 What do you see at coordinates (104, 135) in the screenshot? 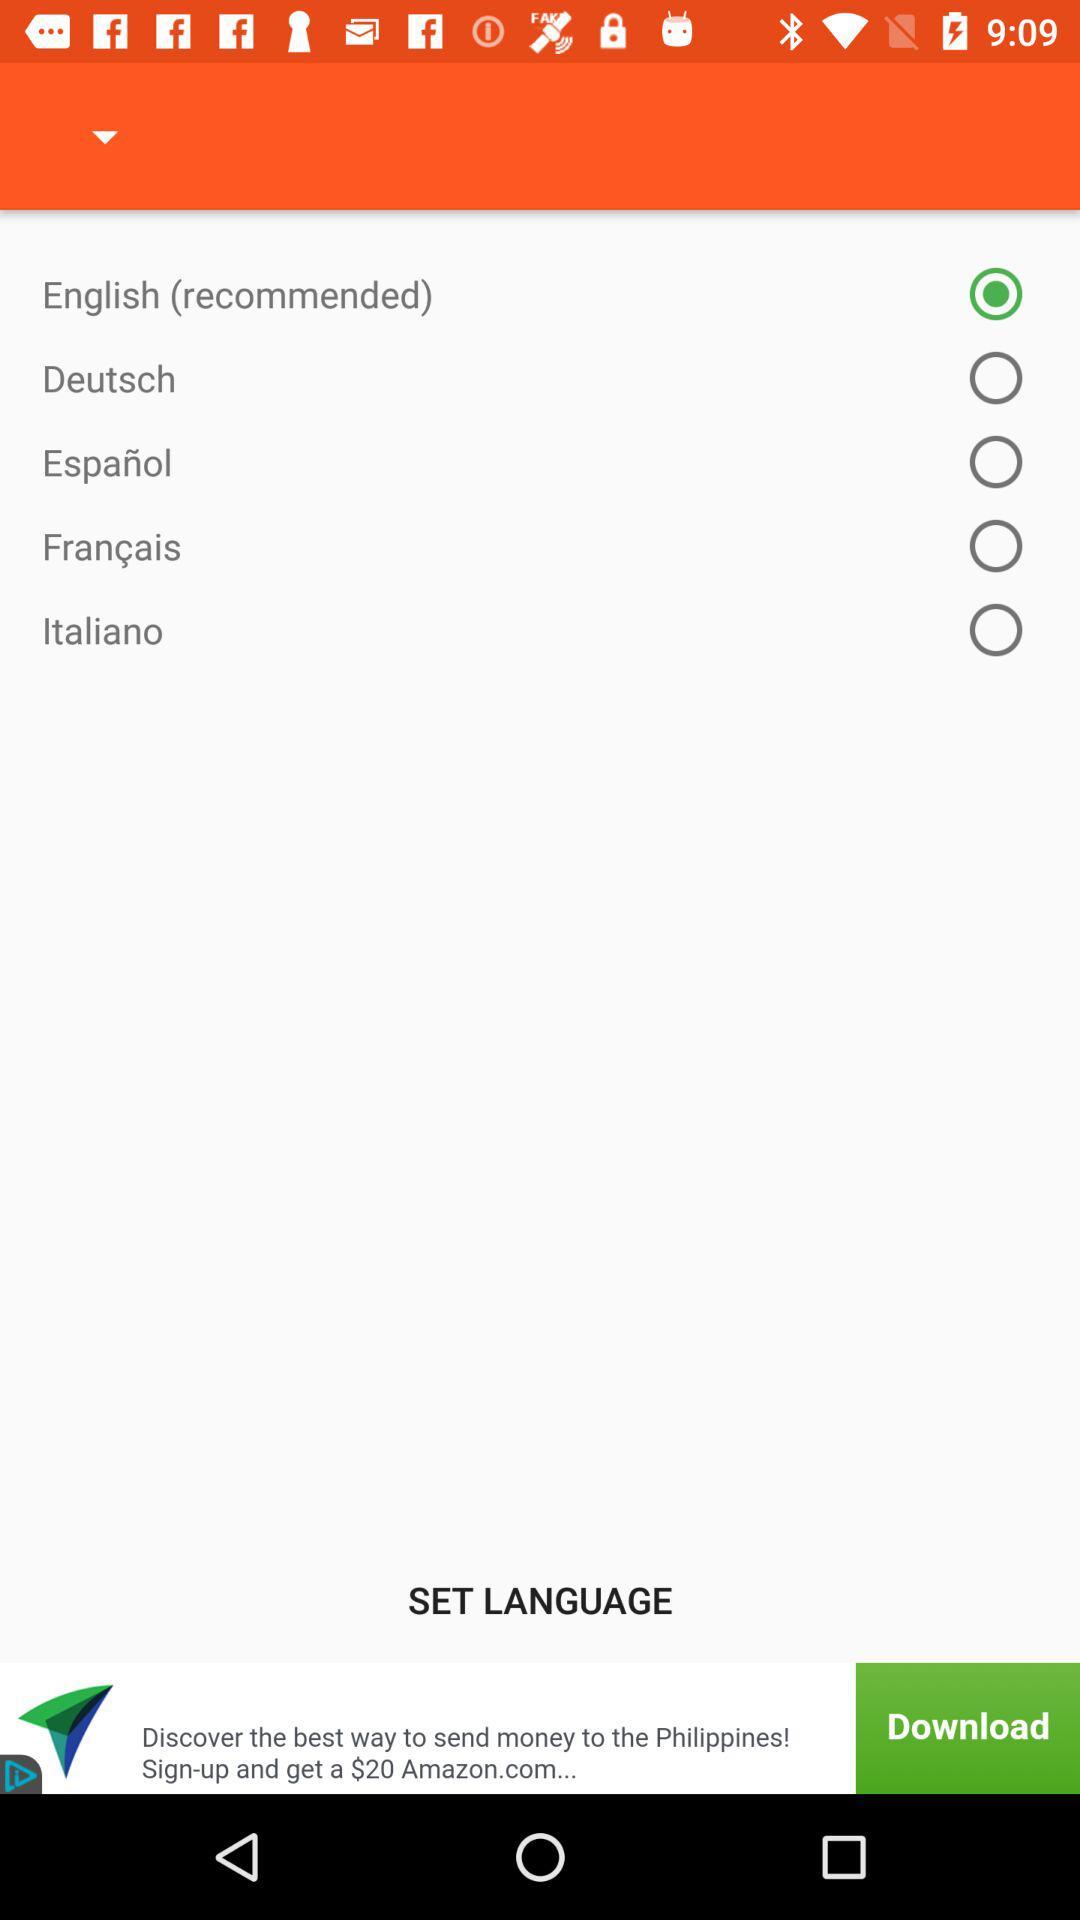
I see `icon at the top left corner` at bounding box center [104, 135].